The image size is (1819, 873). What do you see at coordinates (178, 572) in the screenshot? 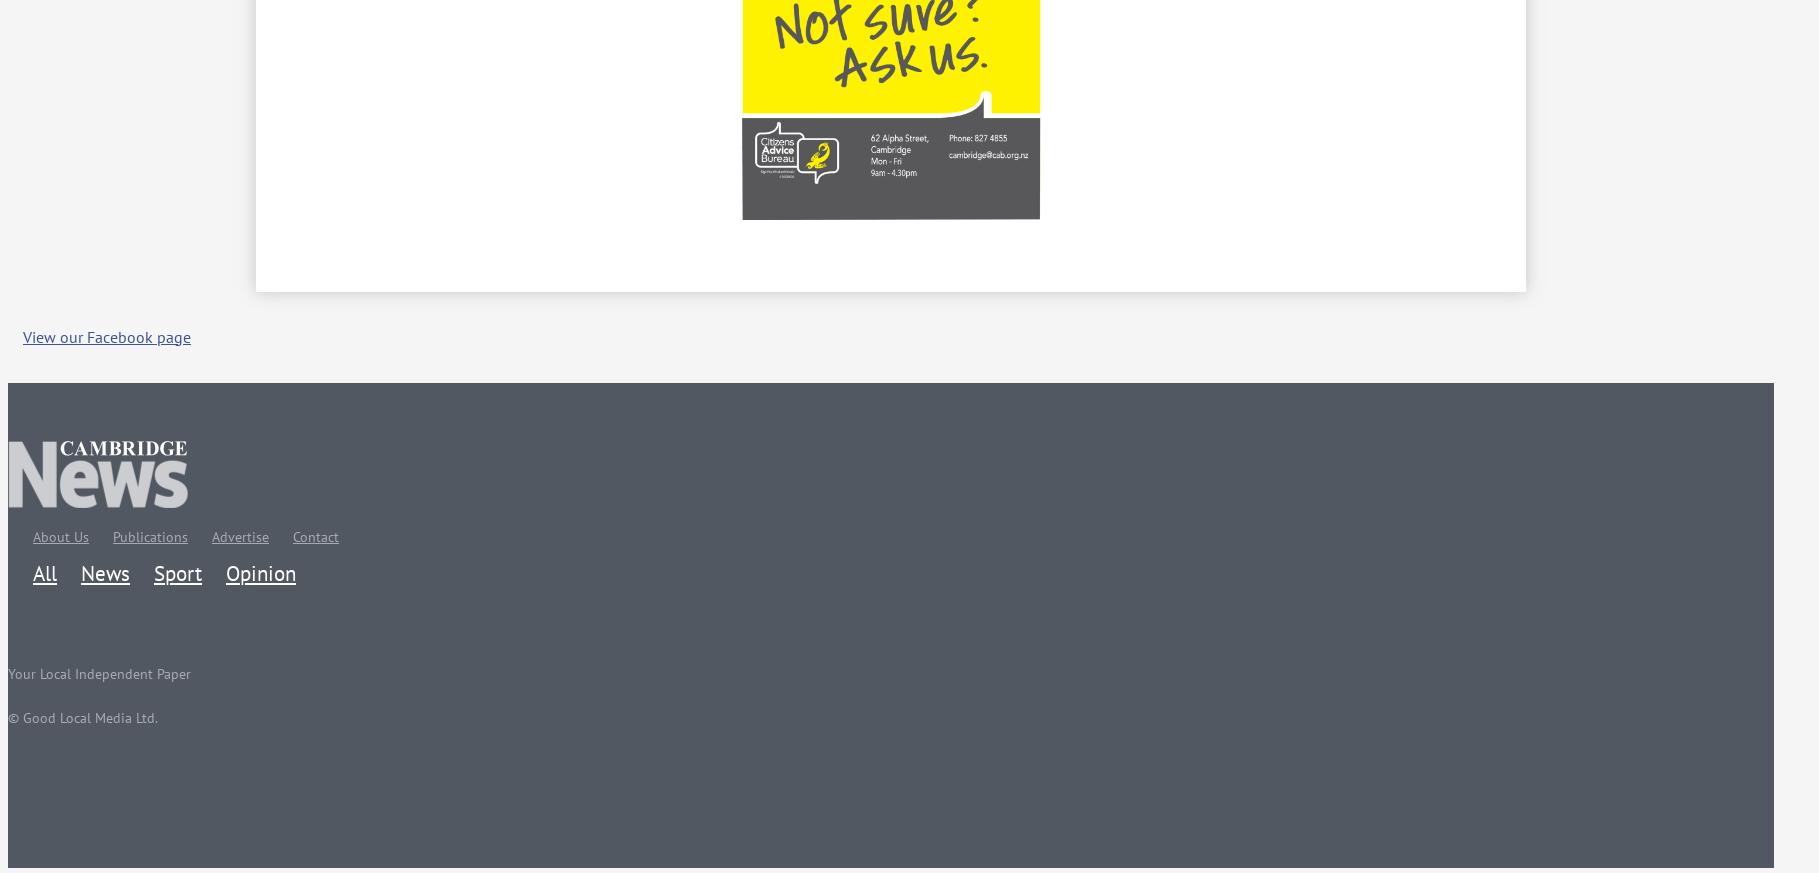
I see `'Sport'` at bounding box center [178, 572].